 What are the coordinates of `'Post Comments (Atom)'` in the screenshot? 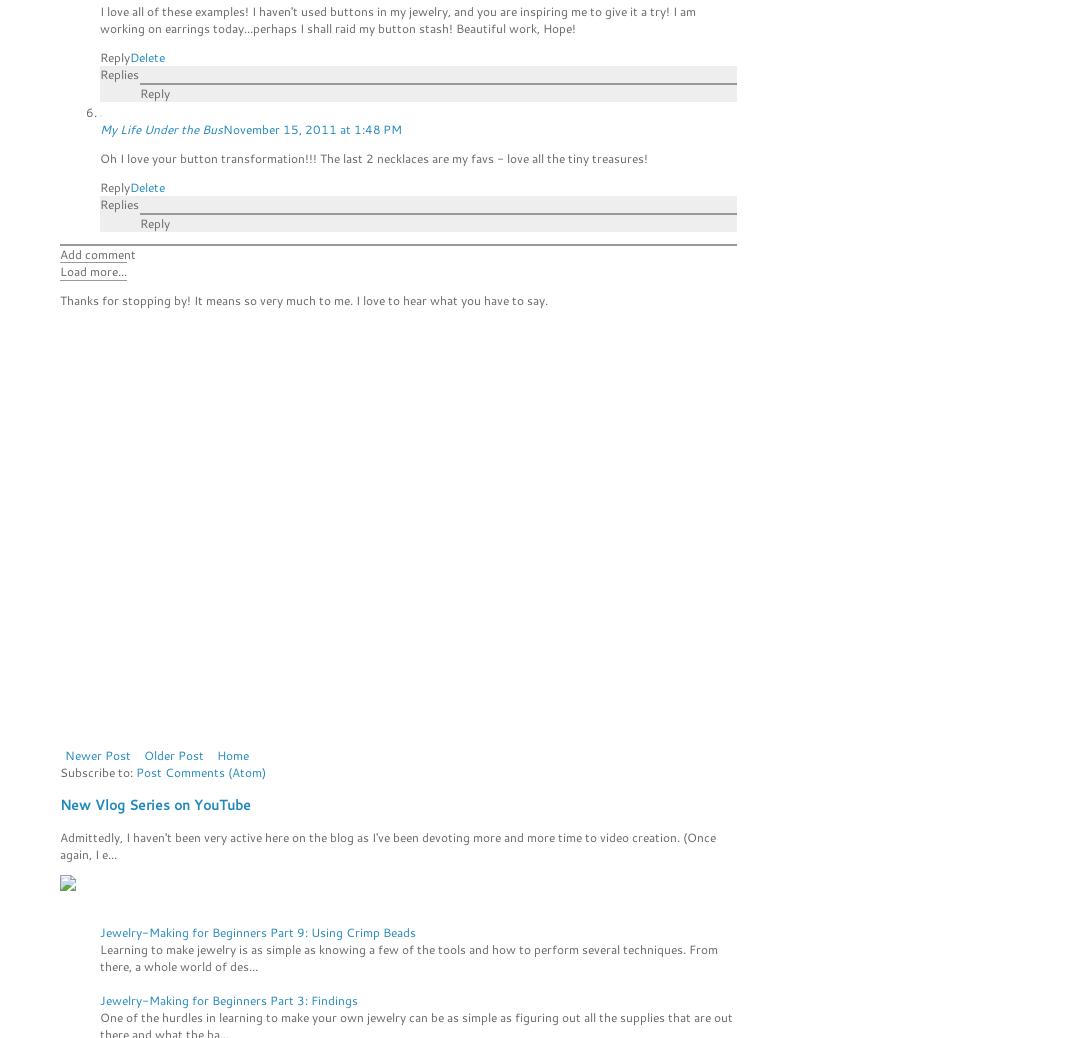 It's located at (200, 771).